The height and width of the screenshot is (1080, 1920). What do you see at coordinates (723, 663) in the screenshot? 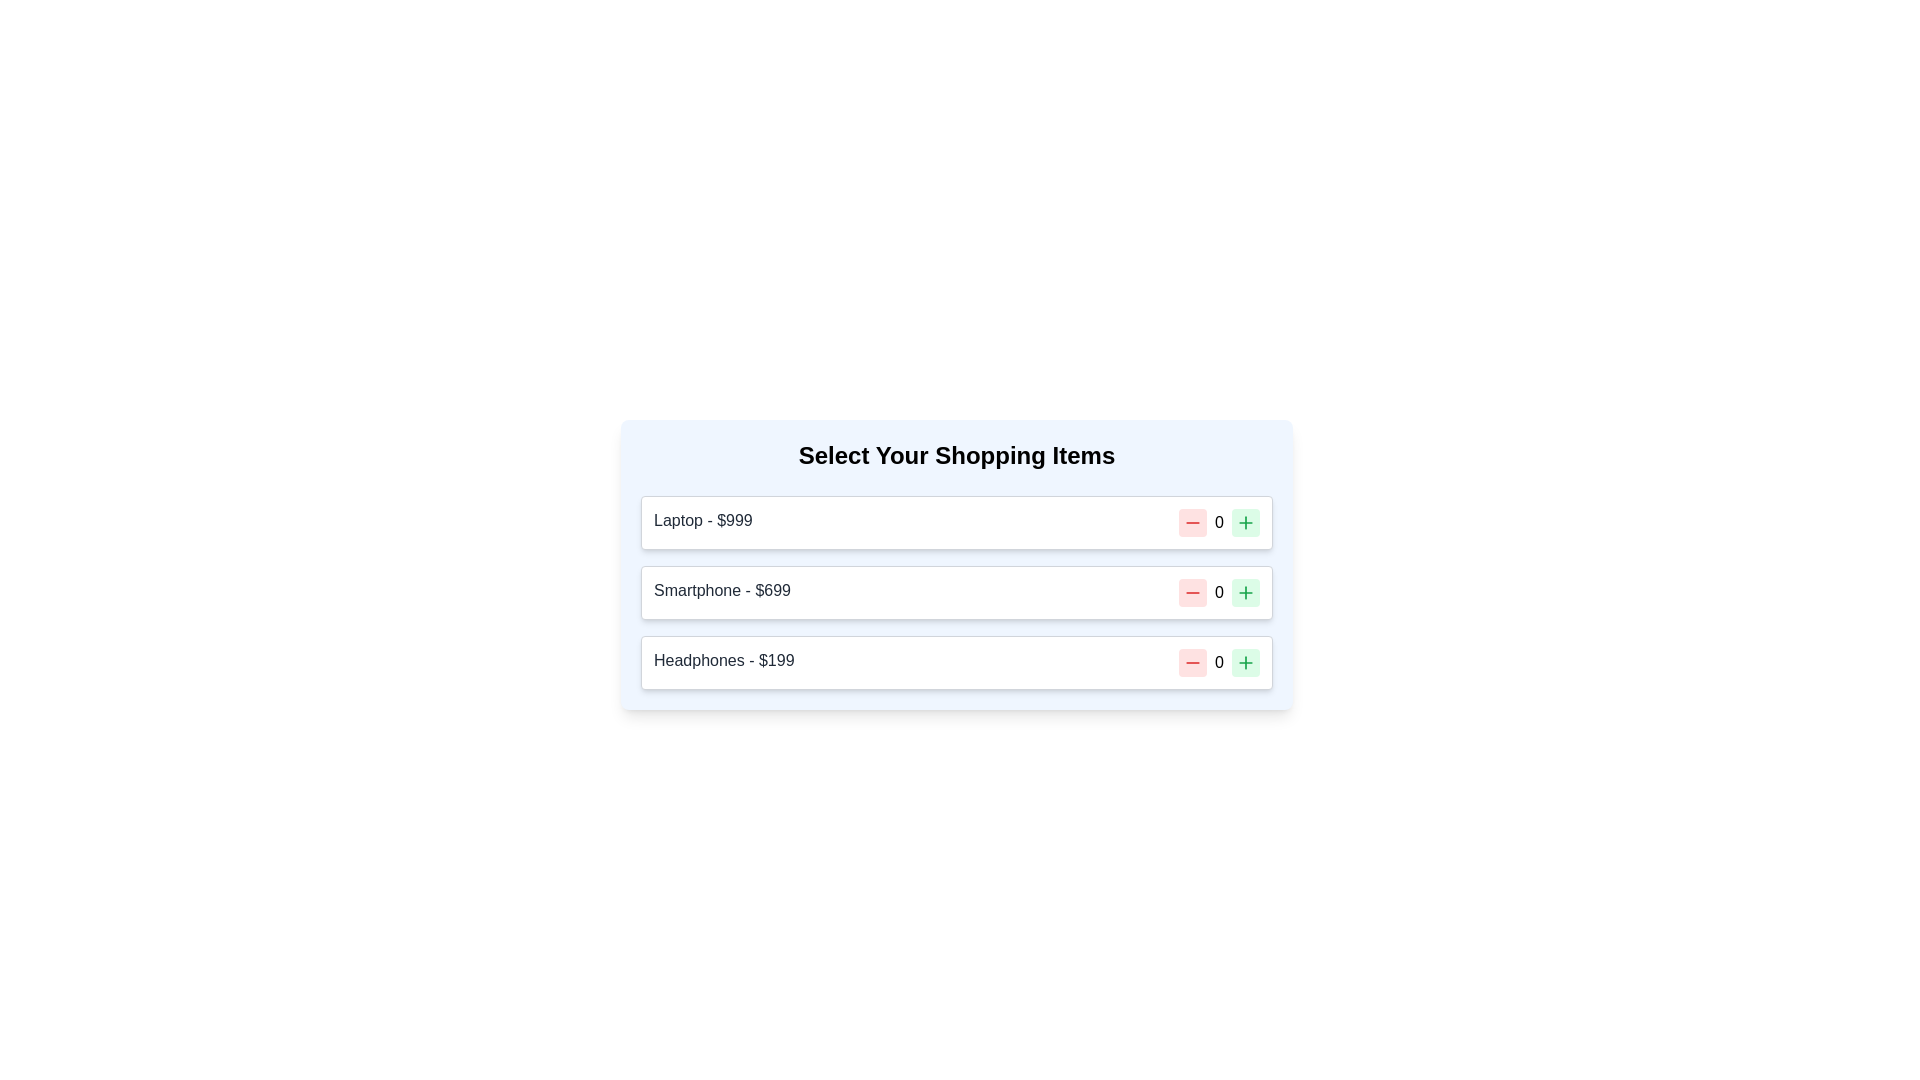
I see `item's name 'Headphones' and its price '$199' from the text label positioned in the third row of the shopping items list` at bounding box center [723, 663].